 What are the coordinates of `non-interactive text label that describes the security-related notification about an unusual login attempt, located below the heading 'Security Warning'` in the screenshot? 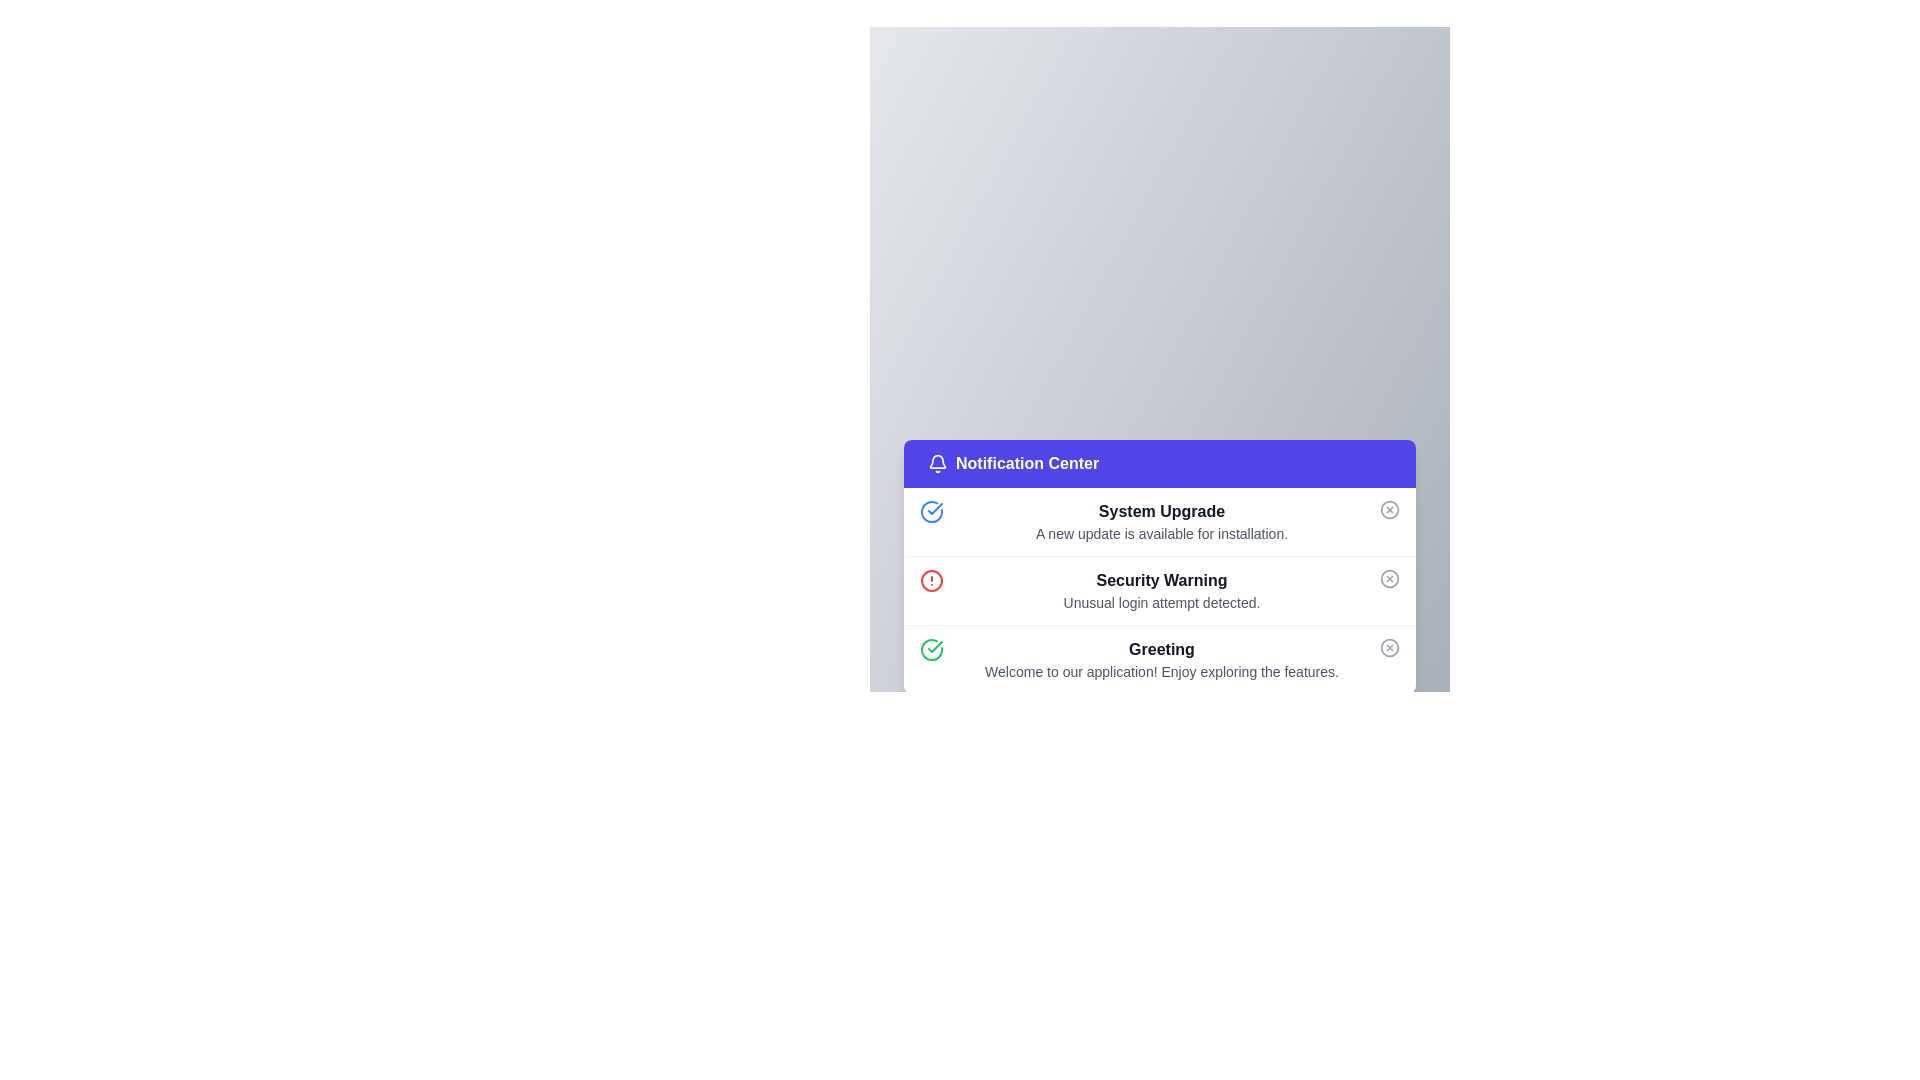 It's located at (1161, 601).